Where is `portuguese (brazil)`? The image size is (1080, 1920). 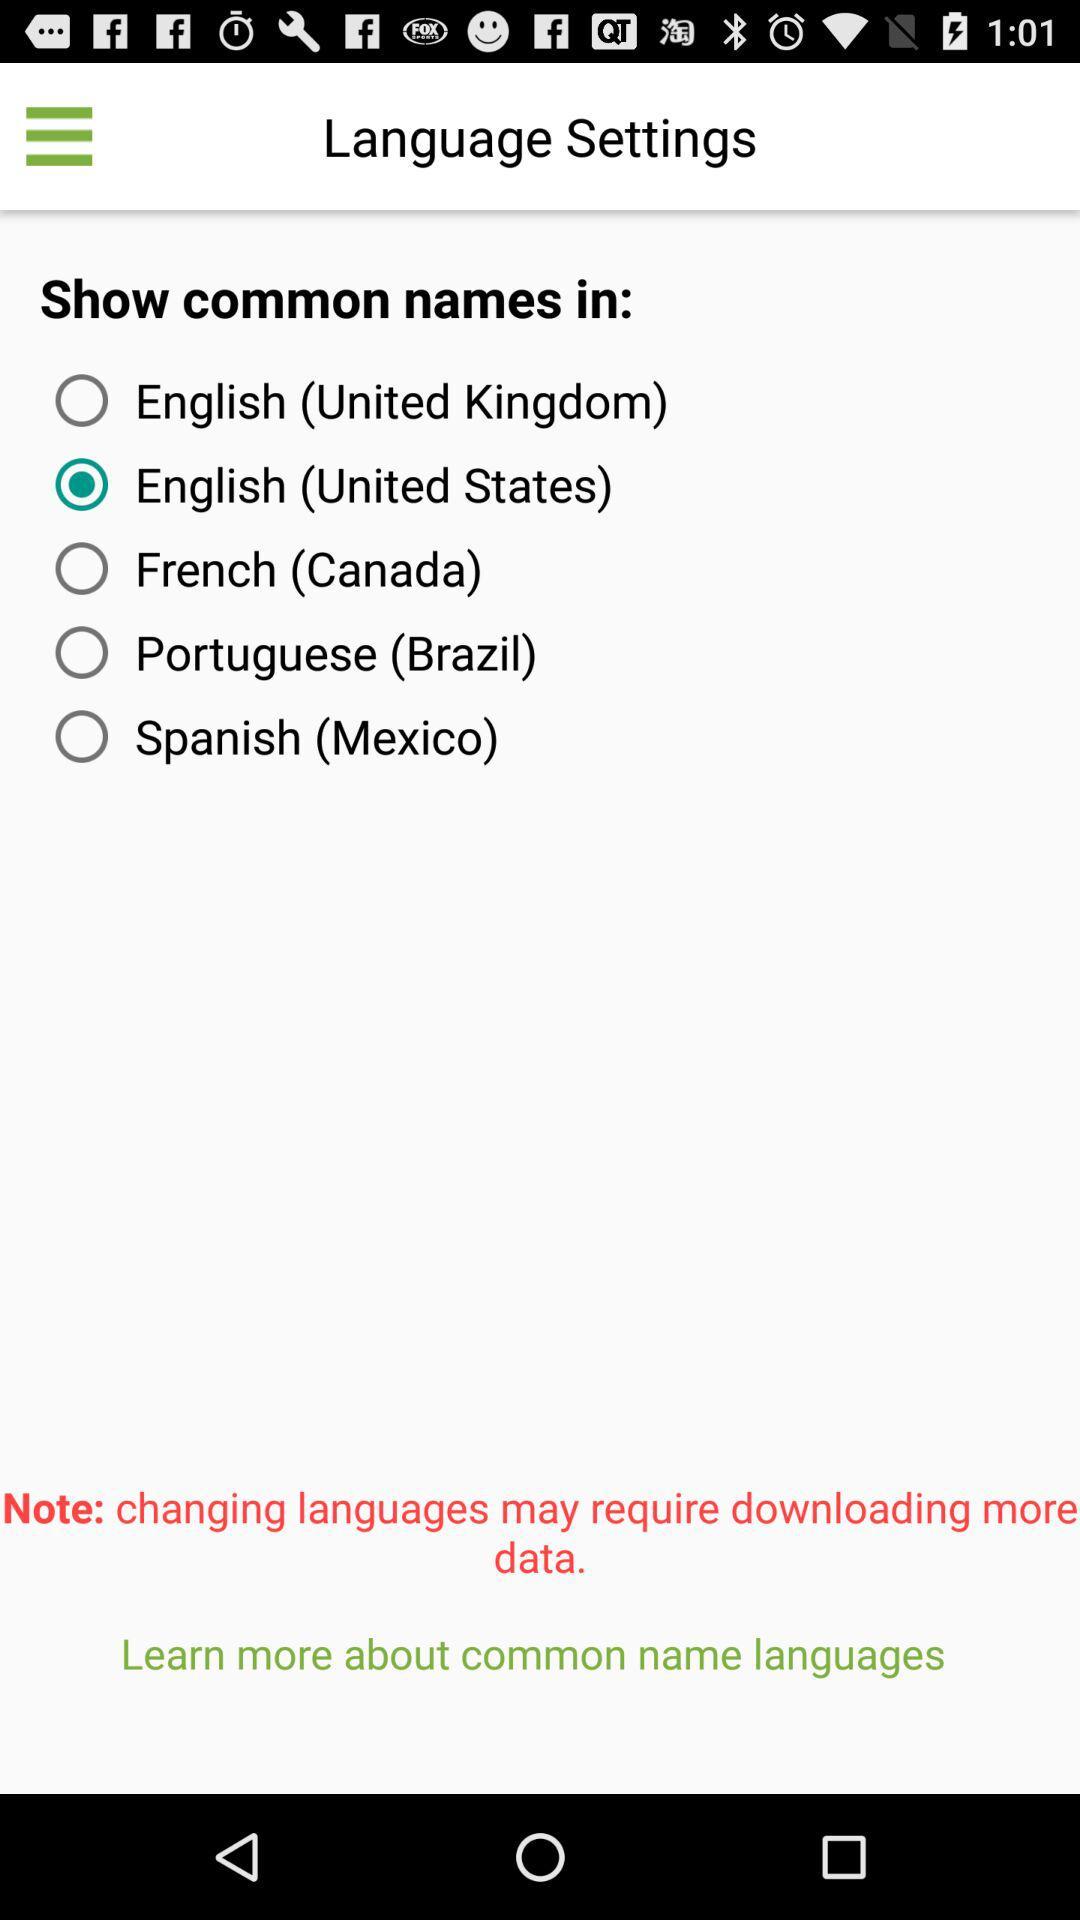
portuguese (brazil) is located at coordinates (292, 652).